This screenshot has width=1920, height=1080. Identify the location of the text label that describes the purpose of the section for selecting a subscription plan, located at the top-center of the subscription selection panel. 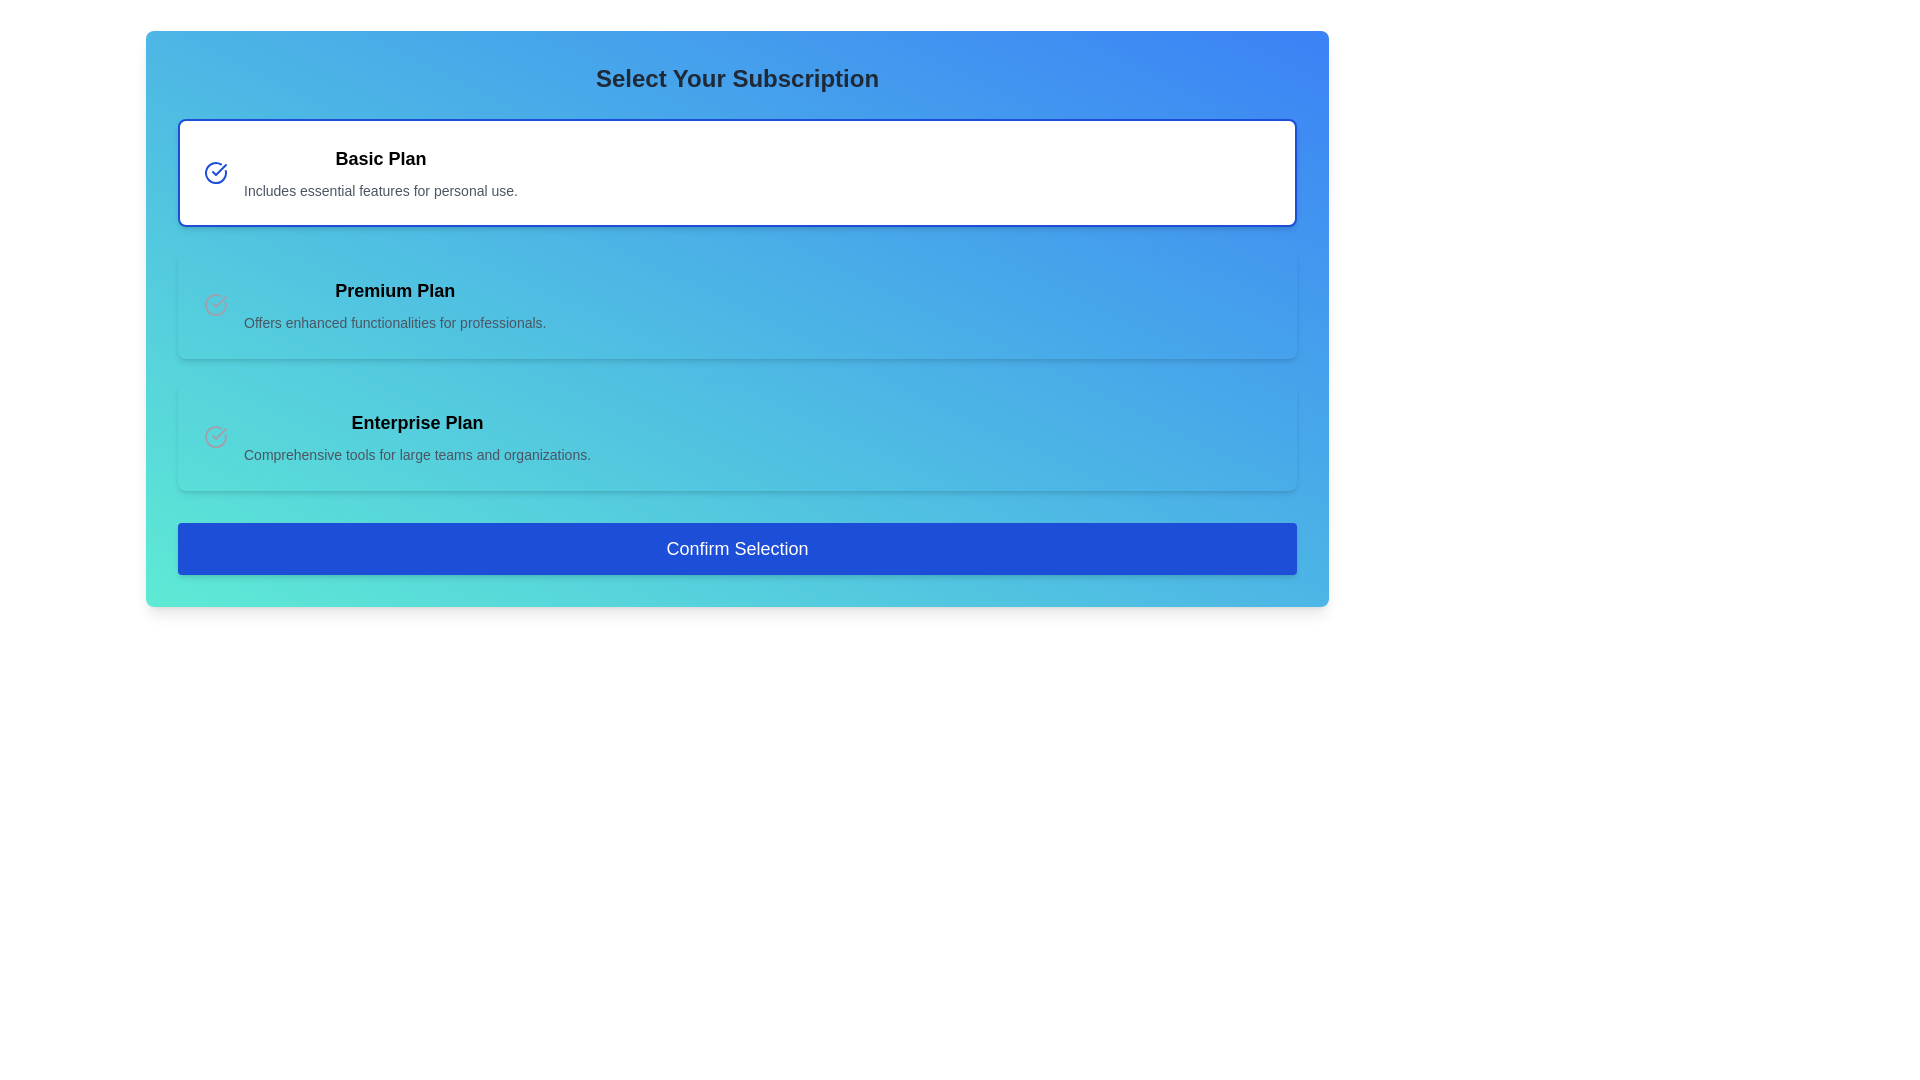
(736, 77).